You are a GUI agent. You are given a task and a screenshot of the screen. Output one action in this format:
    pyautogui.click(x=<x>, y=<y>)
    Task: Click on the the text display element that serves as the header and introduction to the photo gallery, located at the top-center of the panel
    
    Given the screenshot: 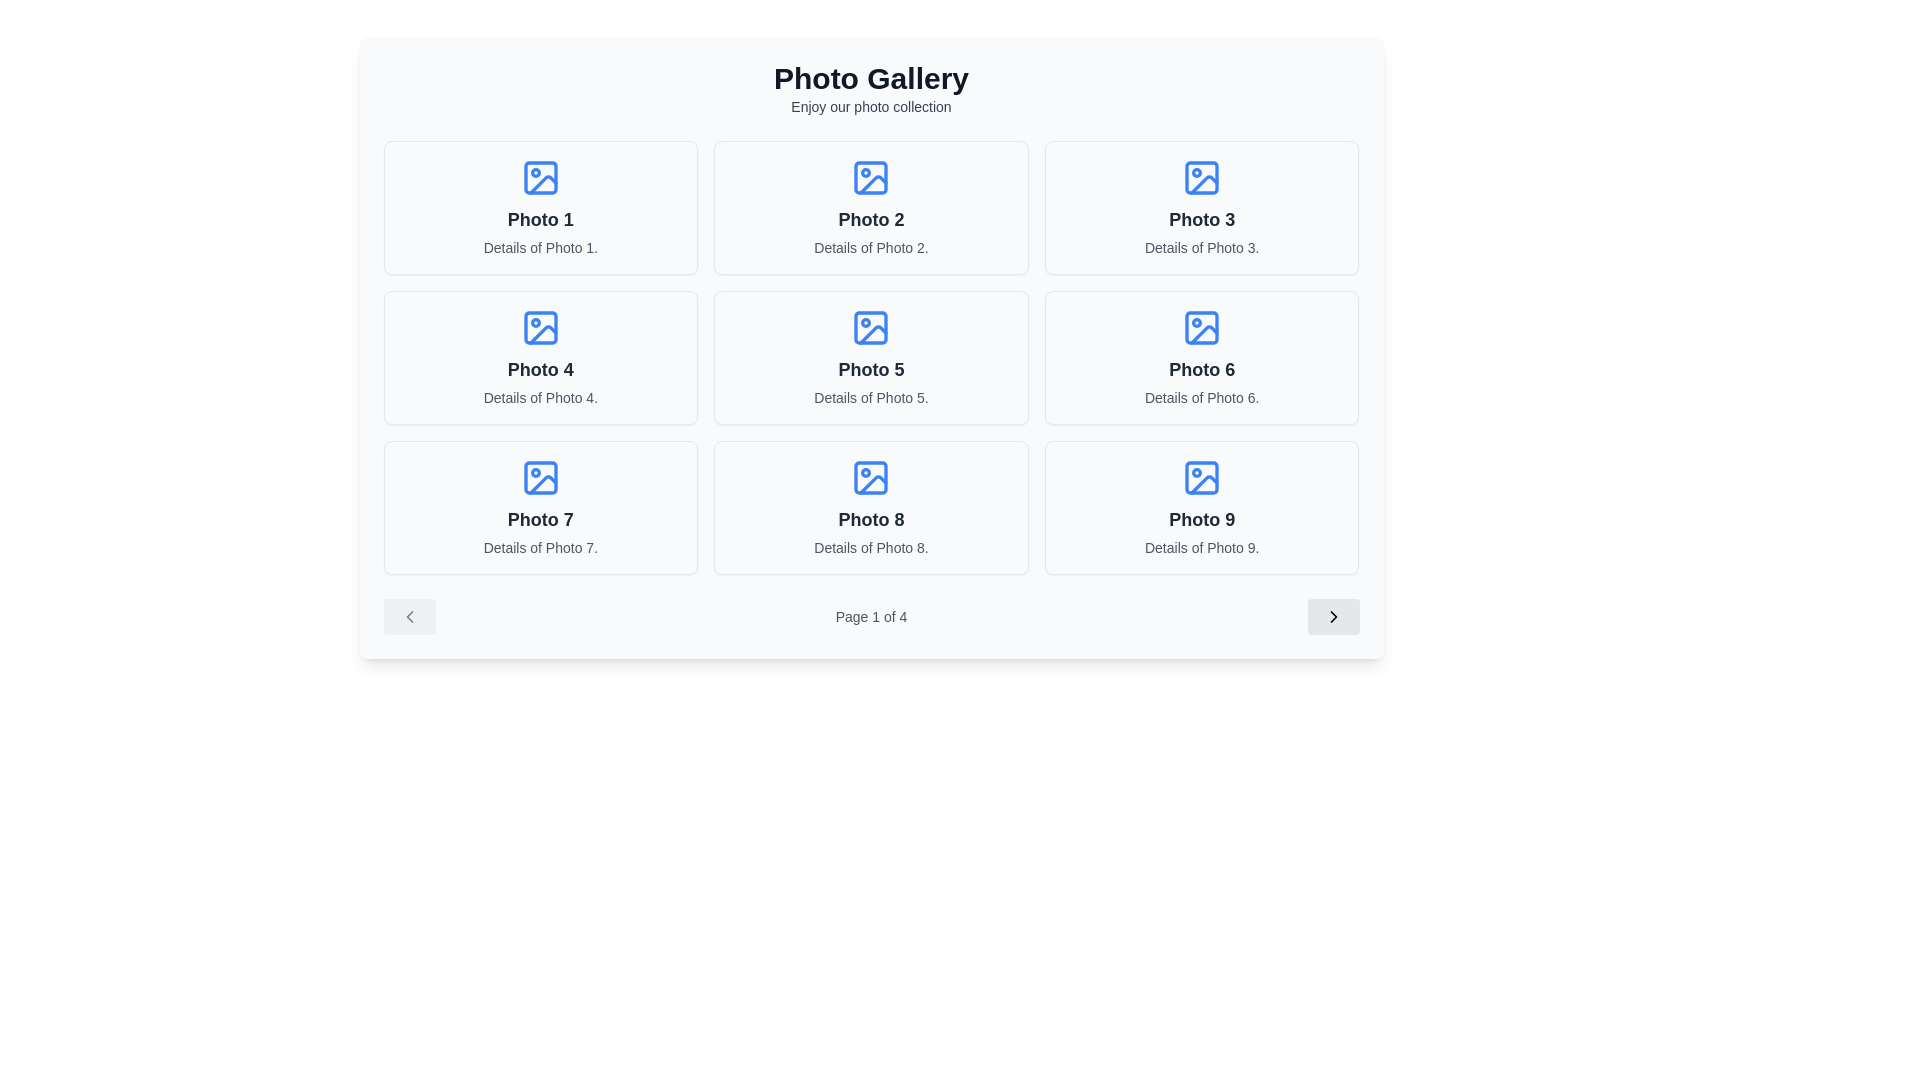 What is the action you would take?
    pyautogui.click(x=871, y=87)
    